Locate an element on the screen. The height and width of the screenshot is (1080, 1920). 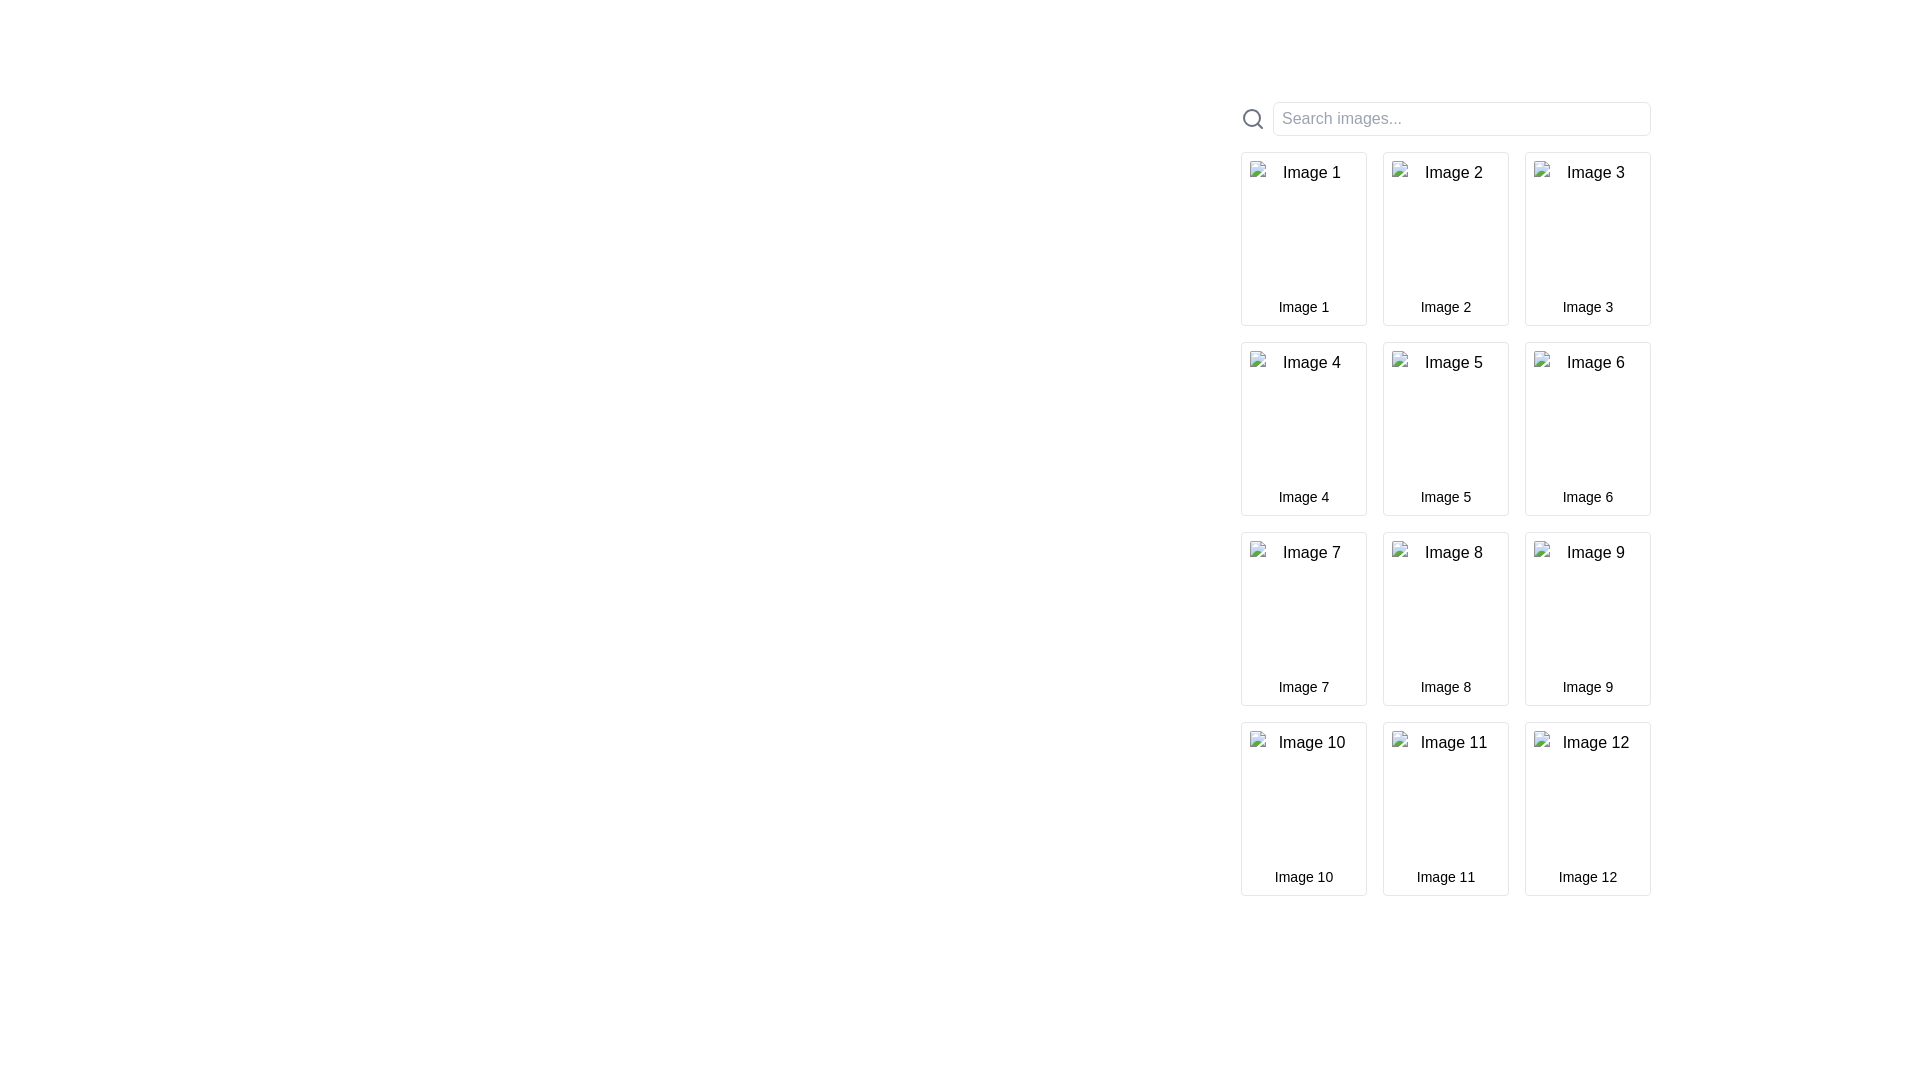
the text label displaying 'Image 12', which is located at the bottom-right position of a grid layout, directly below an image labeled 'Image 12' is located at coordinates (1587, 875).